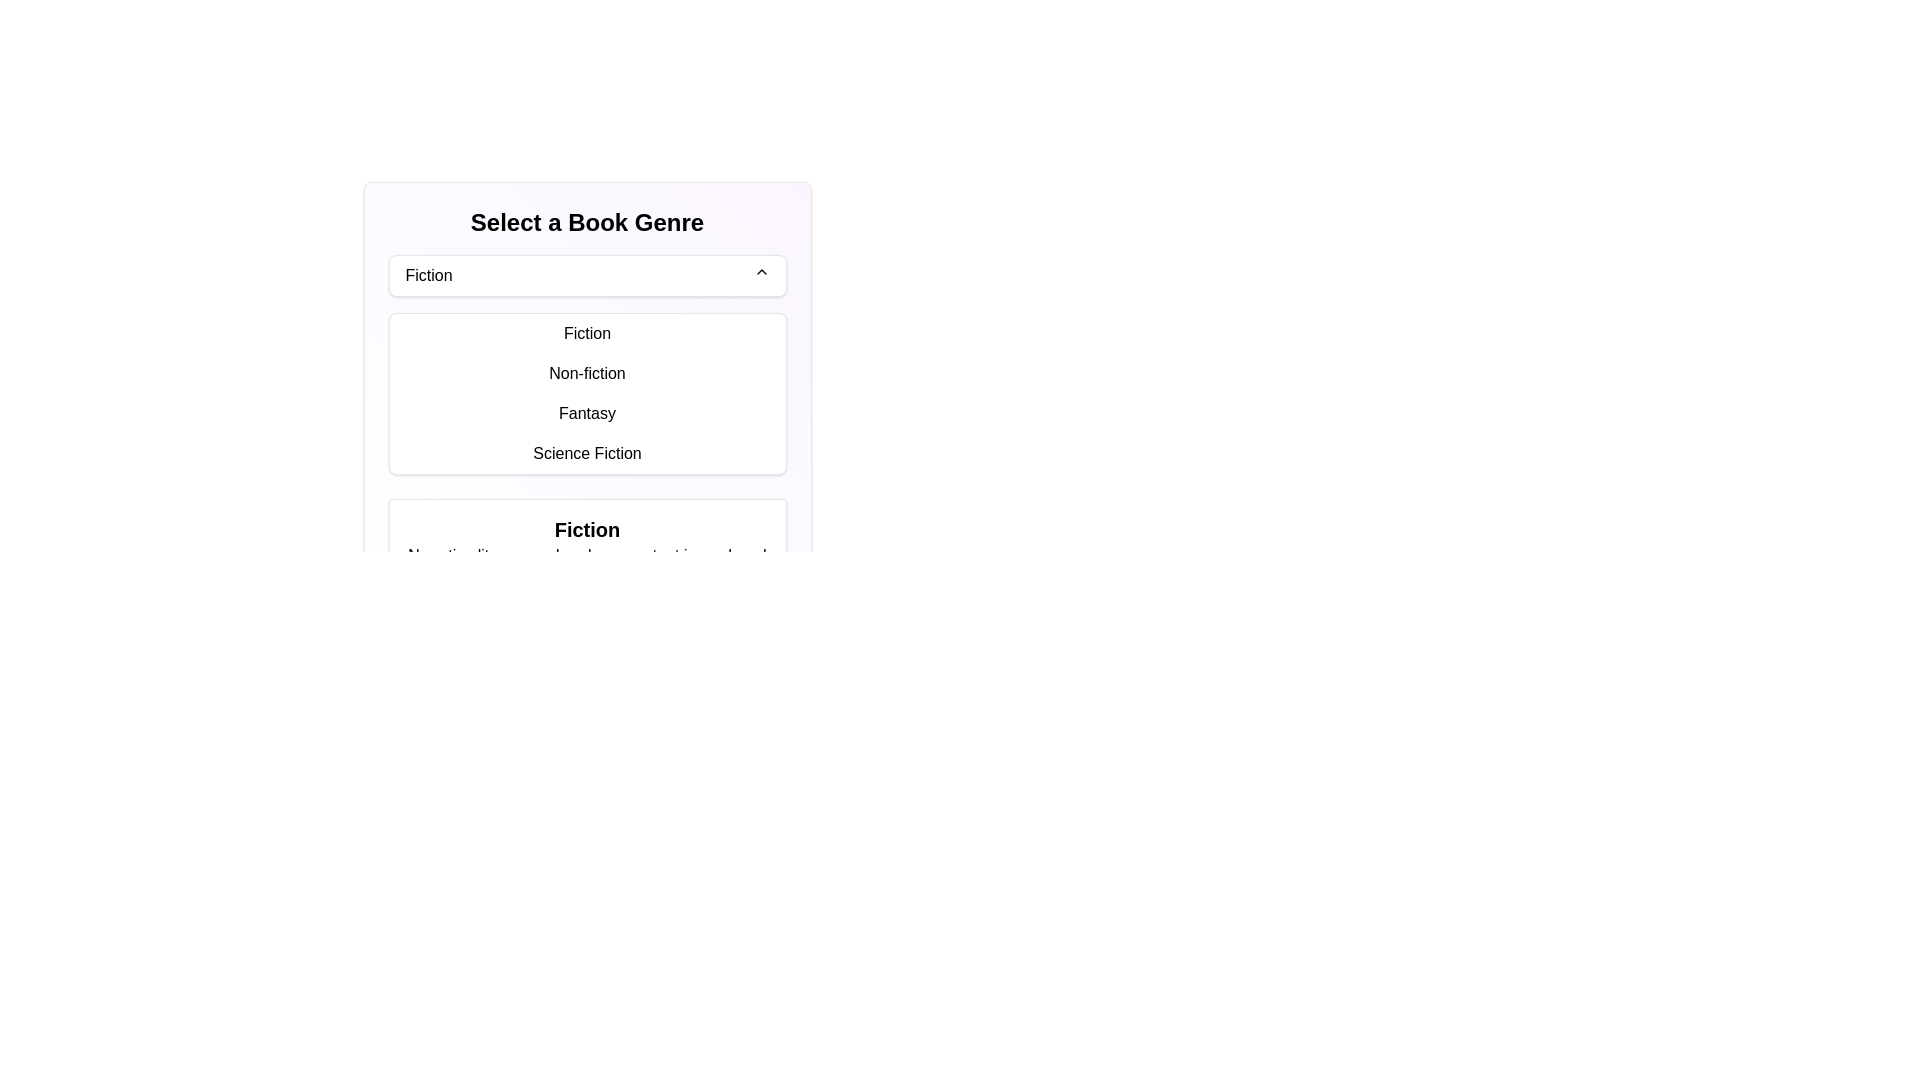 The height and width of the screenshot is (1080, 1920). What do you see at coordinates (586, 374) in the screenshot?
I see `the 'Non-fiction' selectable list item` at bounding box center [586, 374].